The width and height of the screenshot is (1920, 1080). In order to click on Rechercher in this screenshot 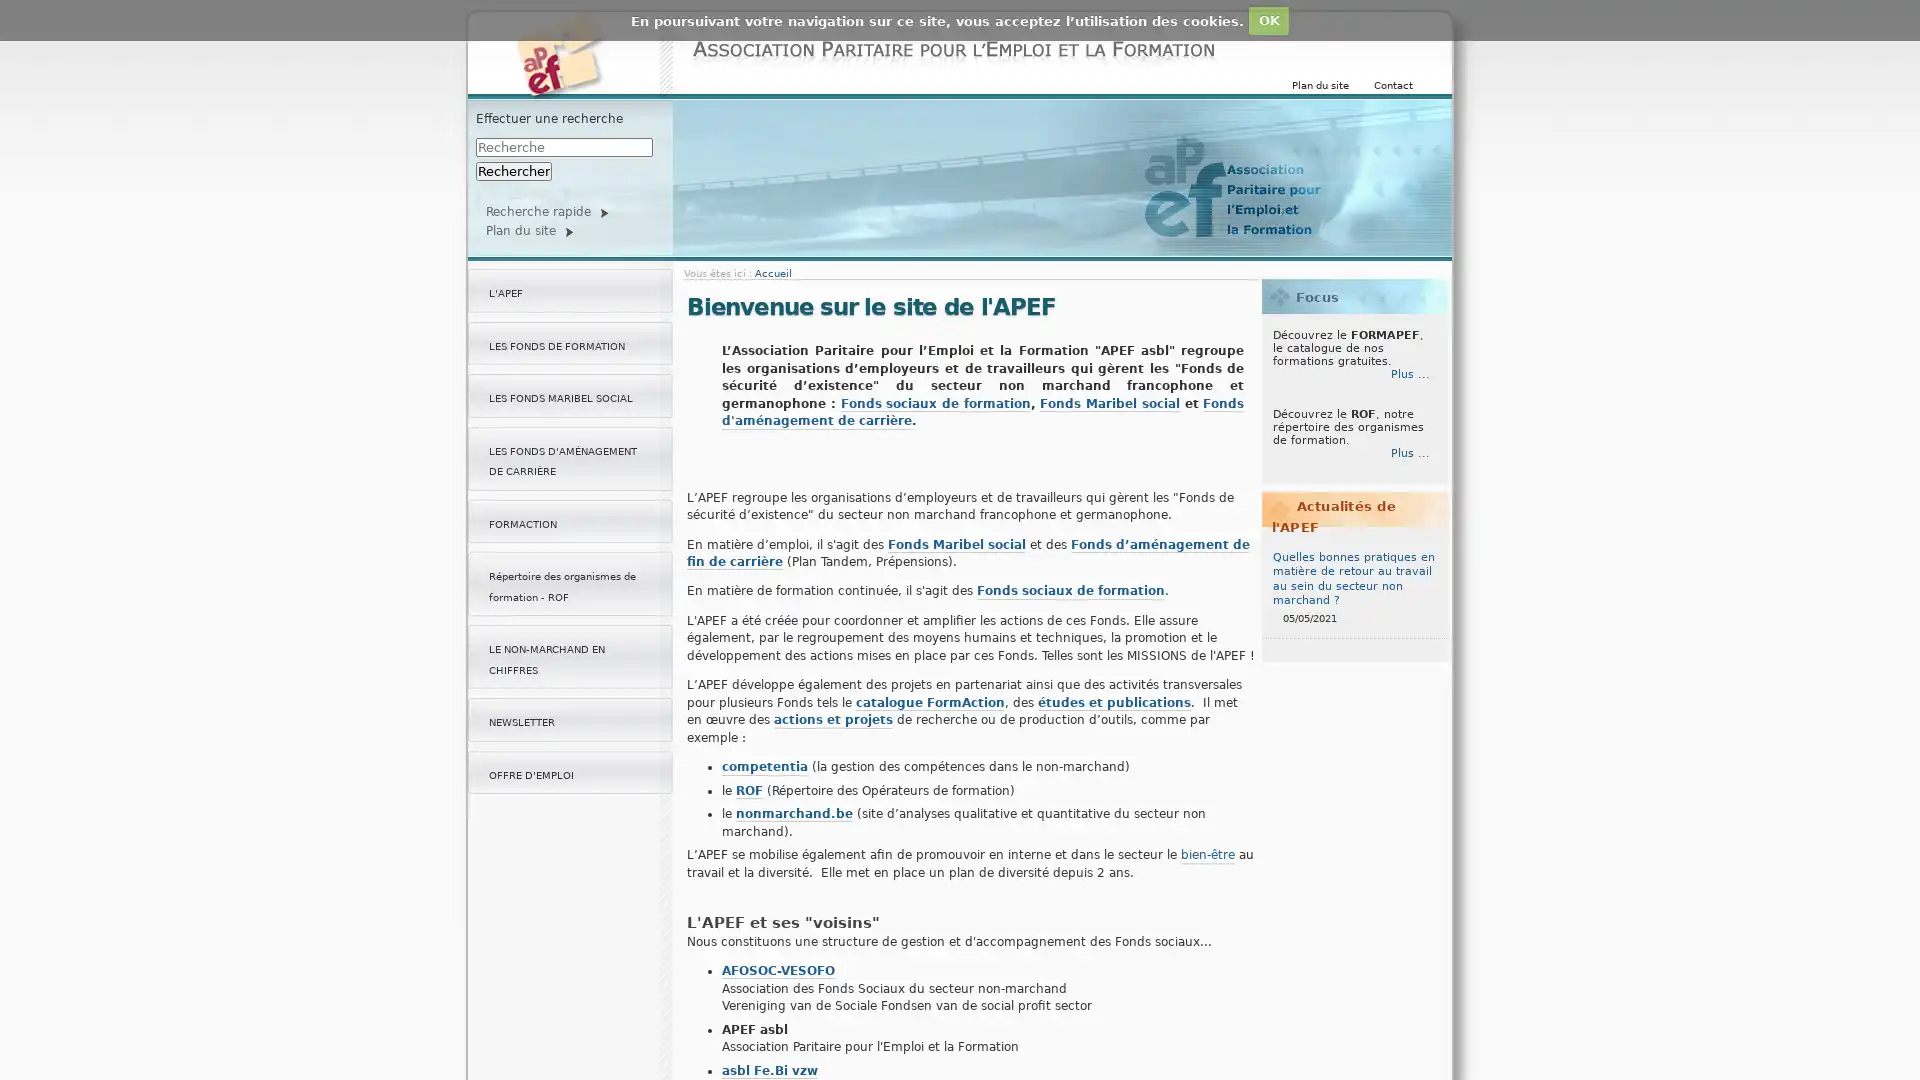, I will do `click(513, 170)`.